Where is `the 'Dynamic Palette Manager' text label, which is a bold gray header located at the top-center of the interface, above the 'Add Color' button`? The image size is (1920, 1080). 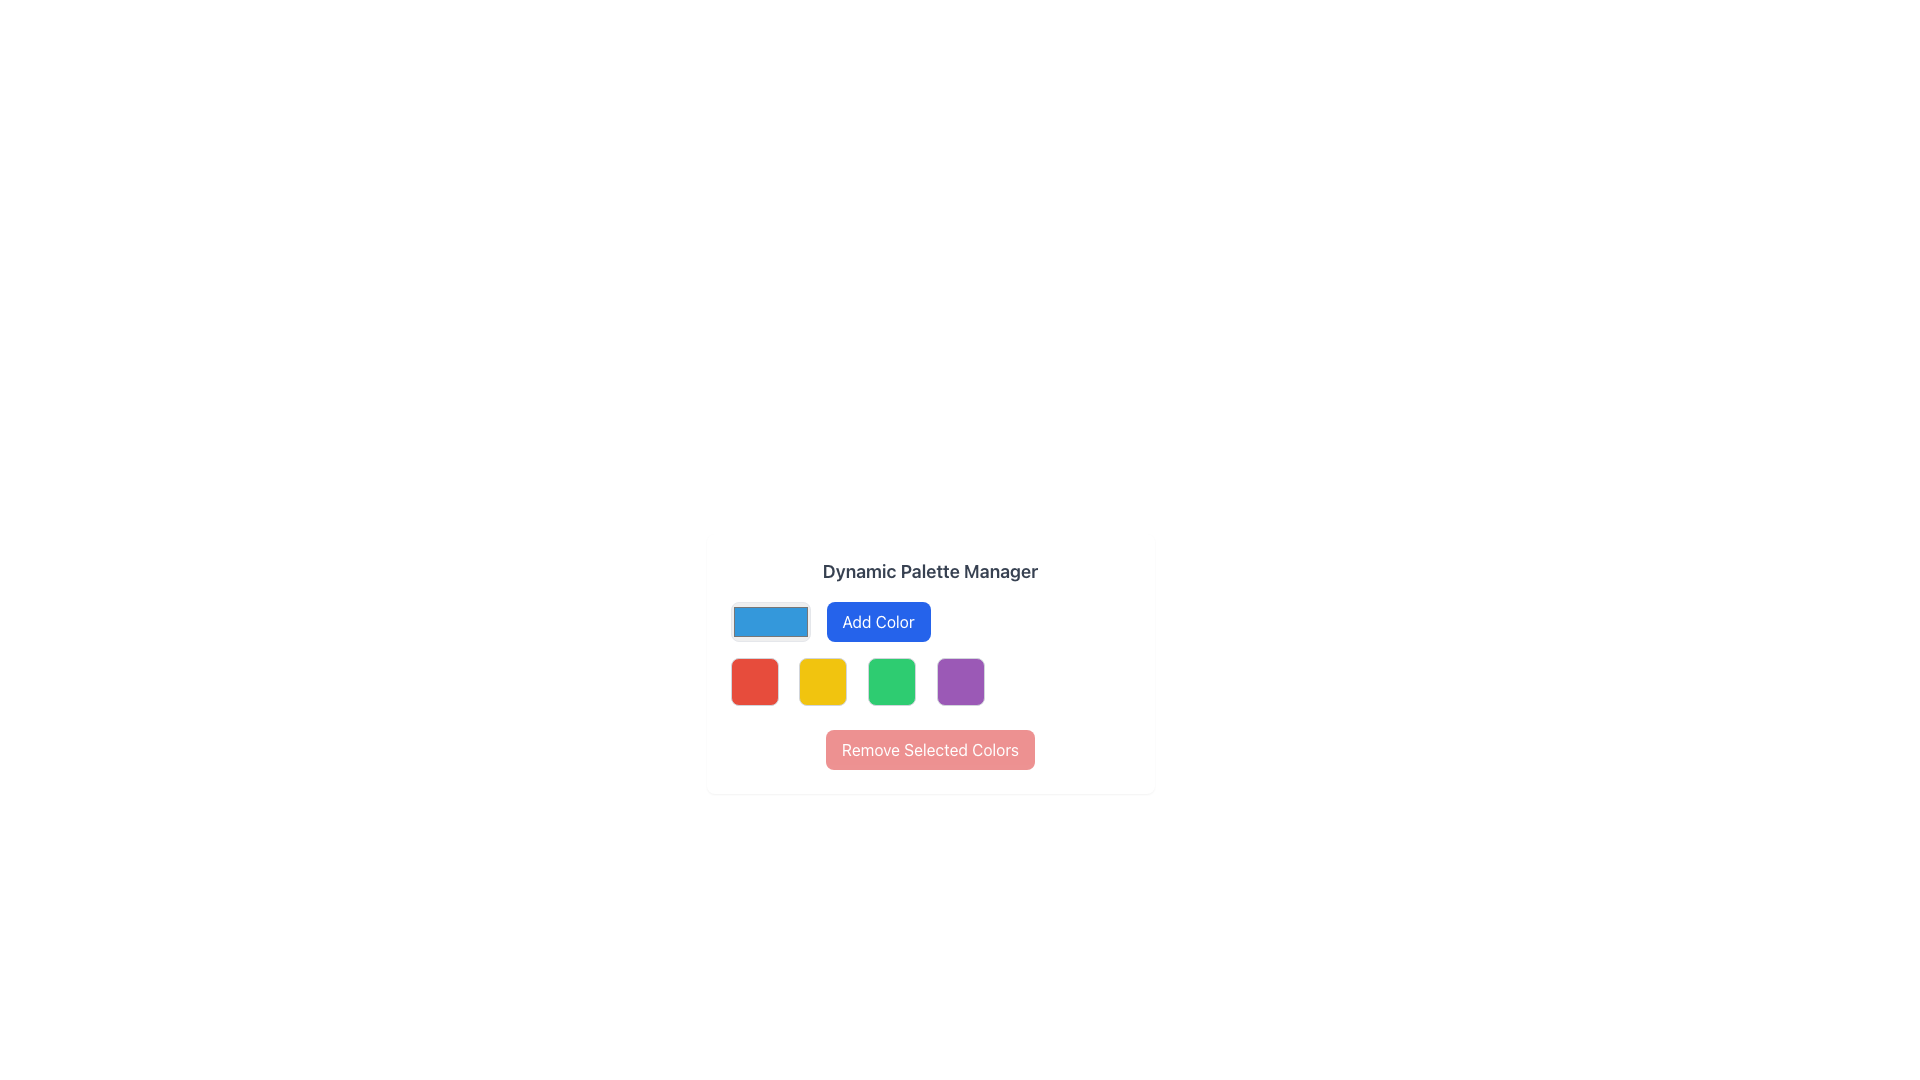
the 'Dynamic Palette Manager' text label, which is a bold gray header located at the top-center of the interface, above the 'Add Color' button is located at coordinates (929, 571).